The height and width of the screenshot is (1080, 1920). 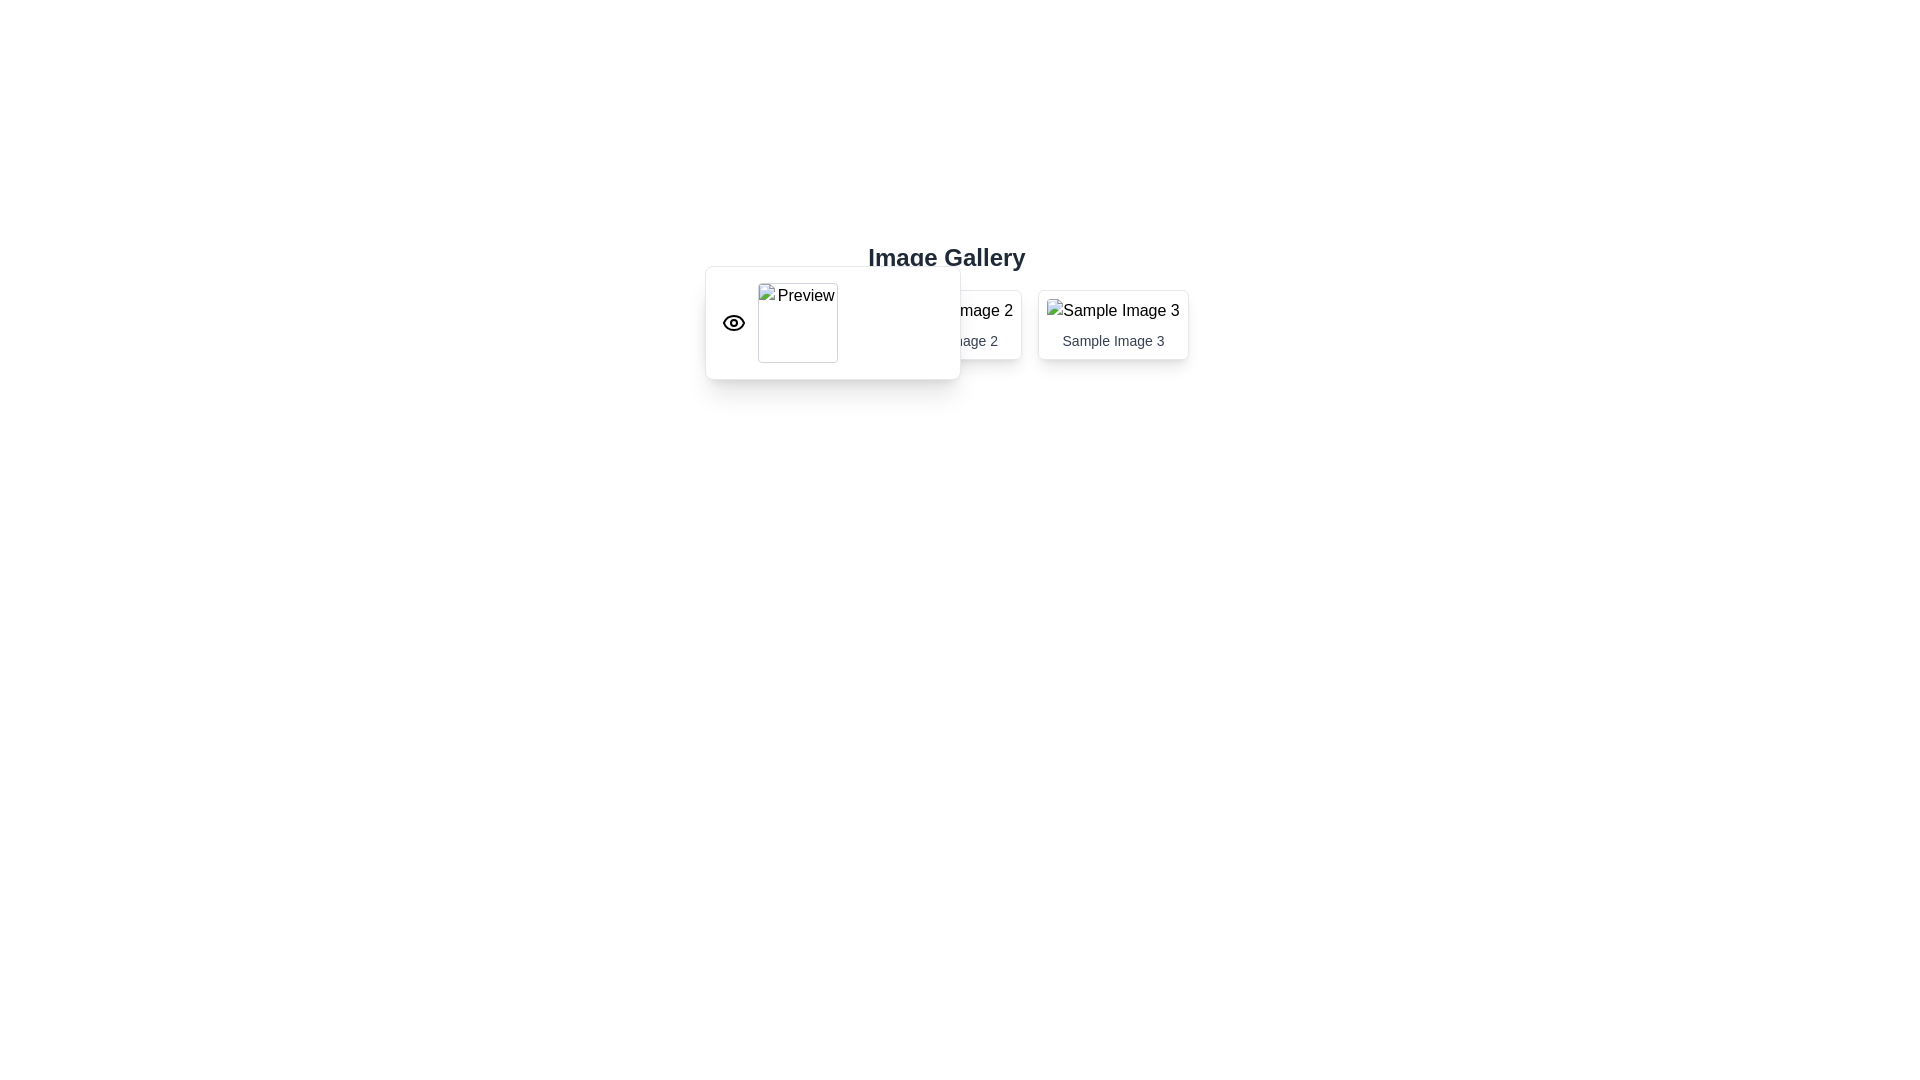 What do you see at coordinates (945, 257) in the screenshot?
I see `the Header Text that displays the title for the gallery section, which is centrally aligned above the thumbnails` at bounding box center [945, 257].